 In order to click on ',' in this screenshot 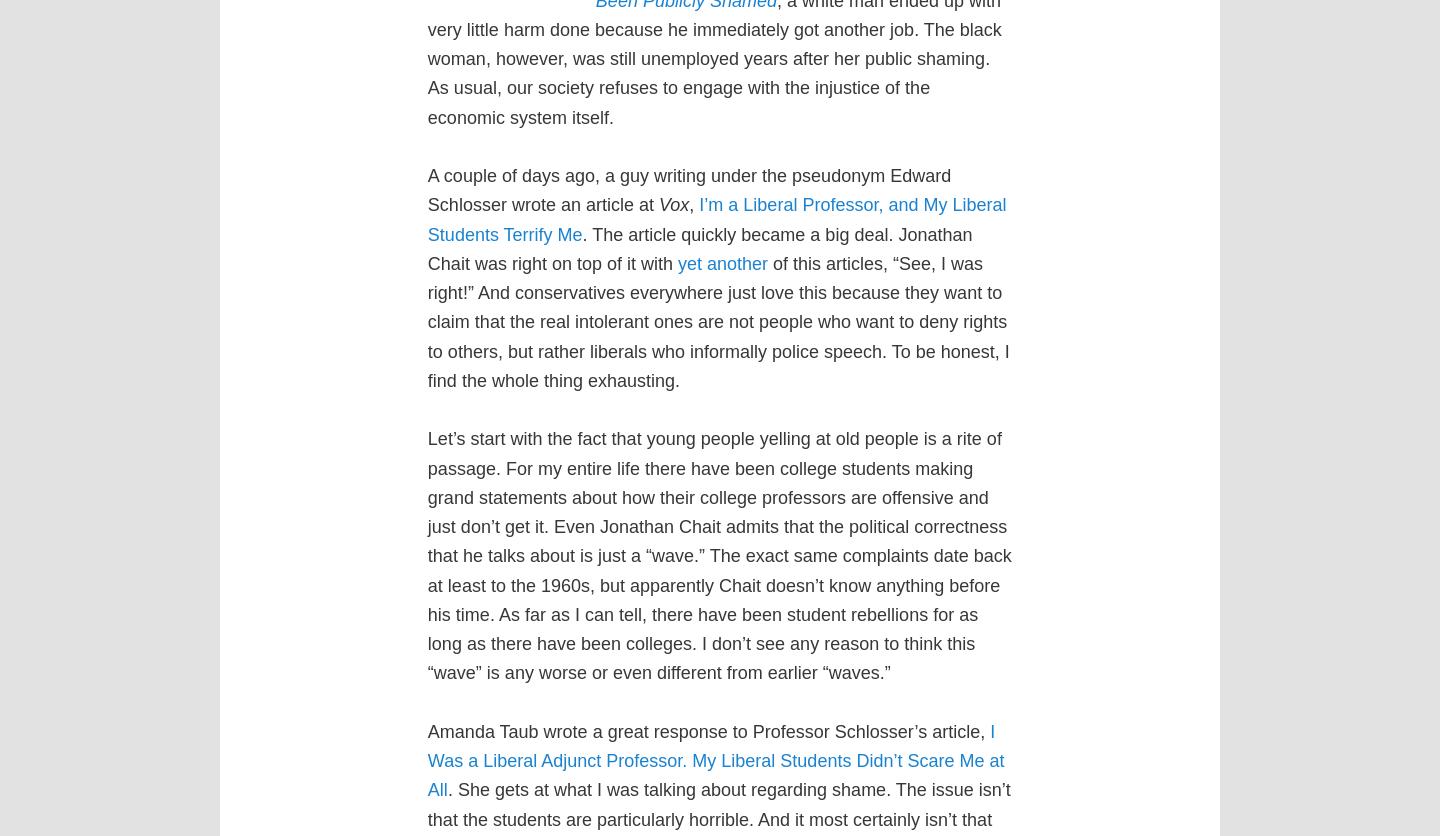, I will do `click(693, 203)`.